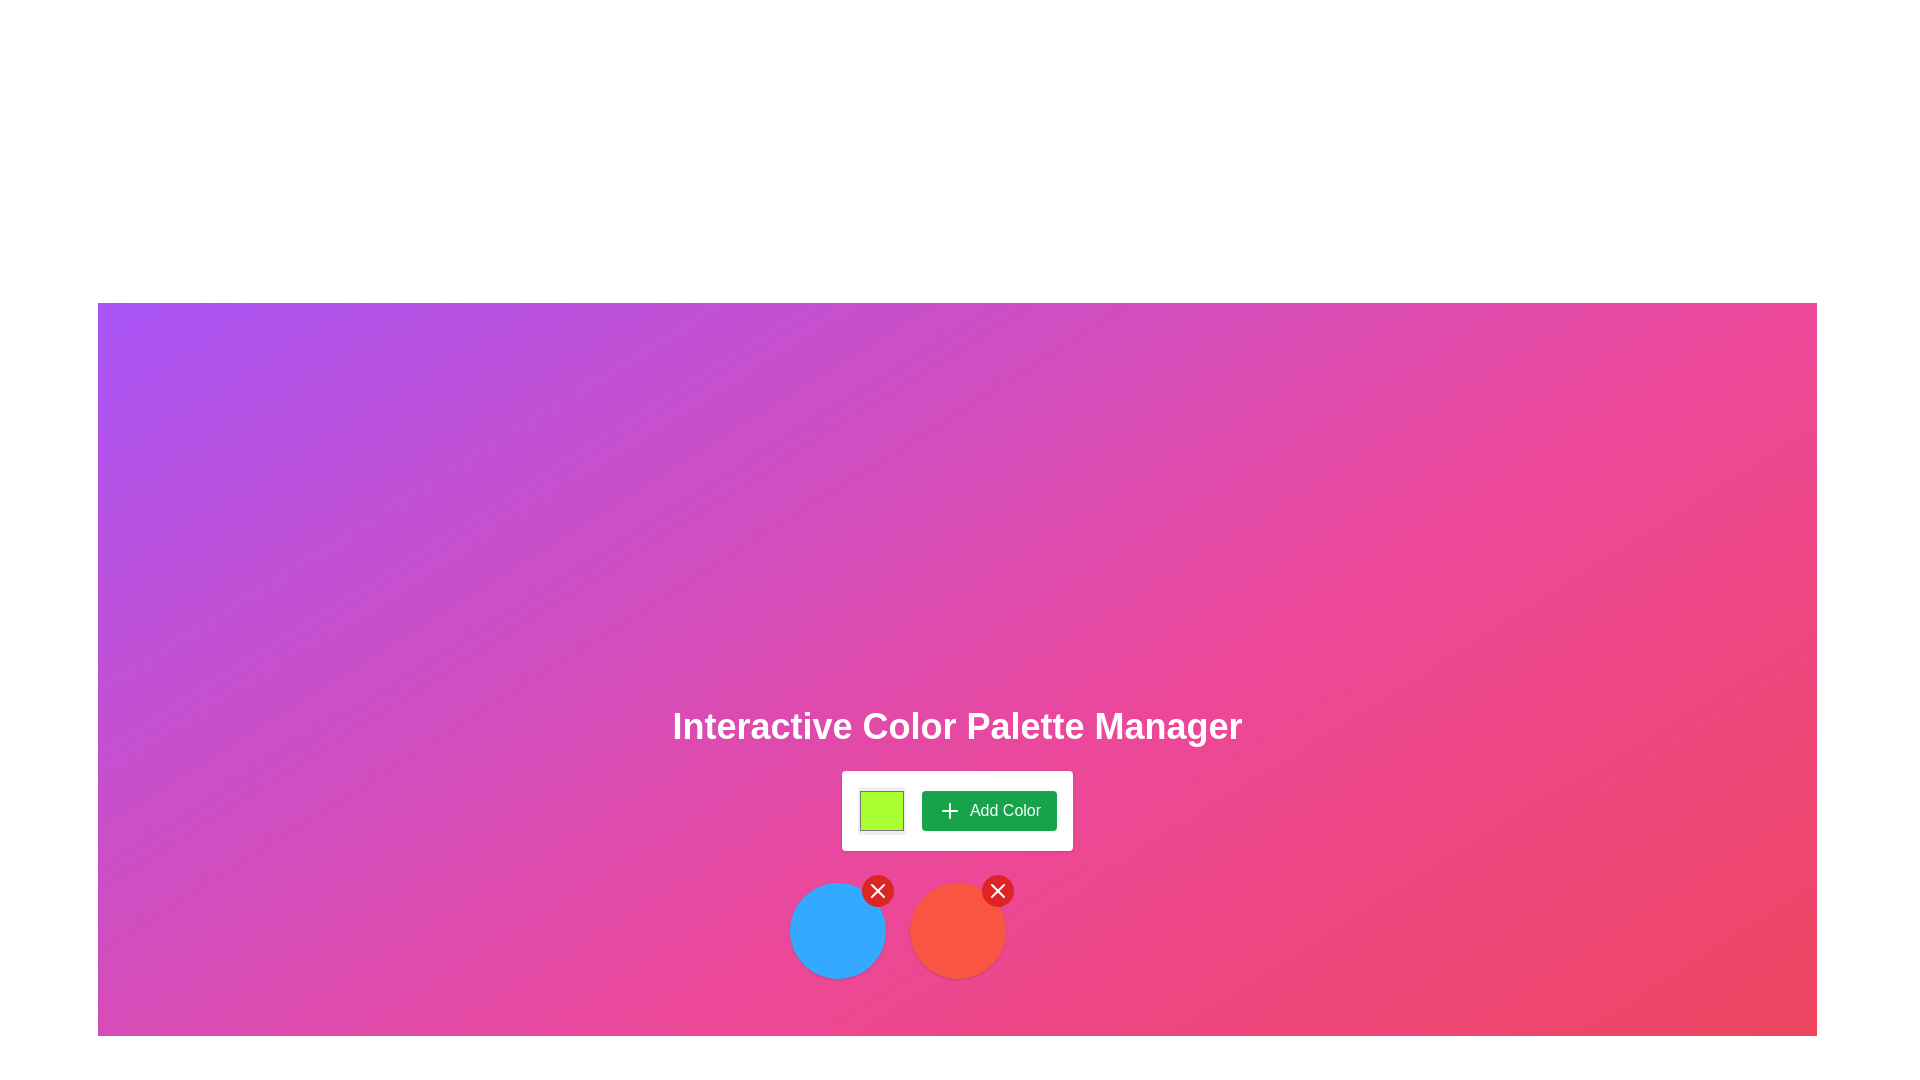 The height and width of the screenshot is (1080, 1920). I want to click on the 'Add Color' button, which is a green rectangular button with white text and a '+' icon, so click(989, 810).